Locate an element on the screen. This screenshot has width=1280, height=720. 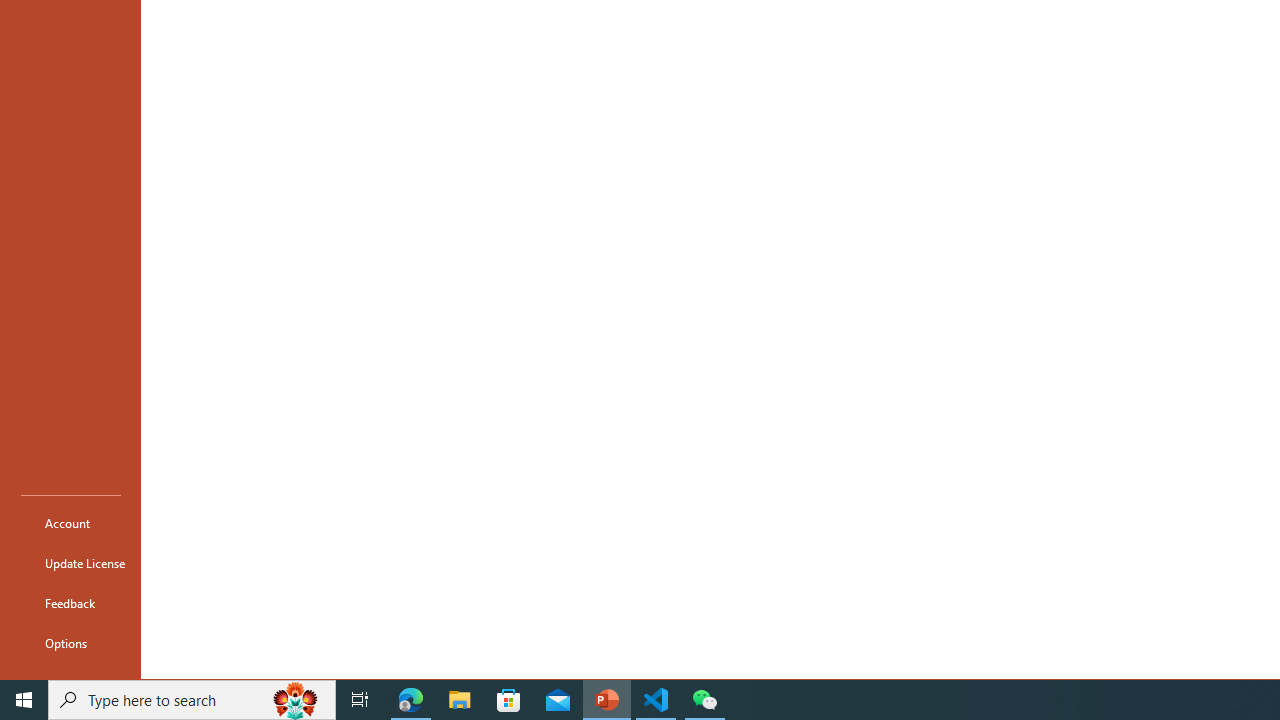
'Task View' is located at coordinates (359, 698).